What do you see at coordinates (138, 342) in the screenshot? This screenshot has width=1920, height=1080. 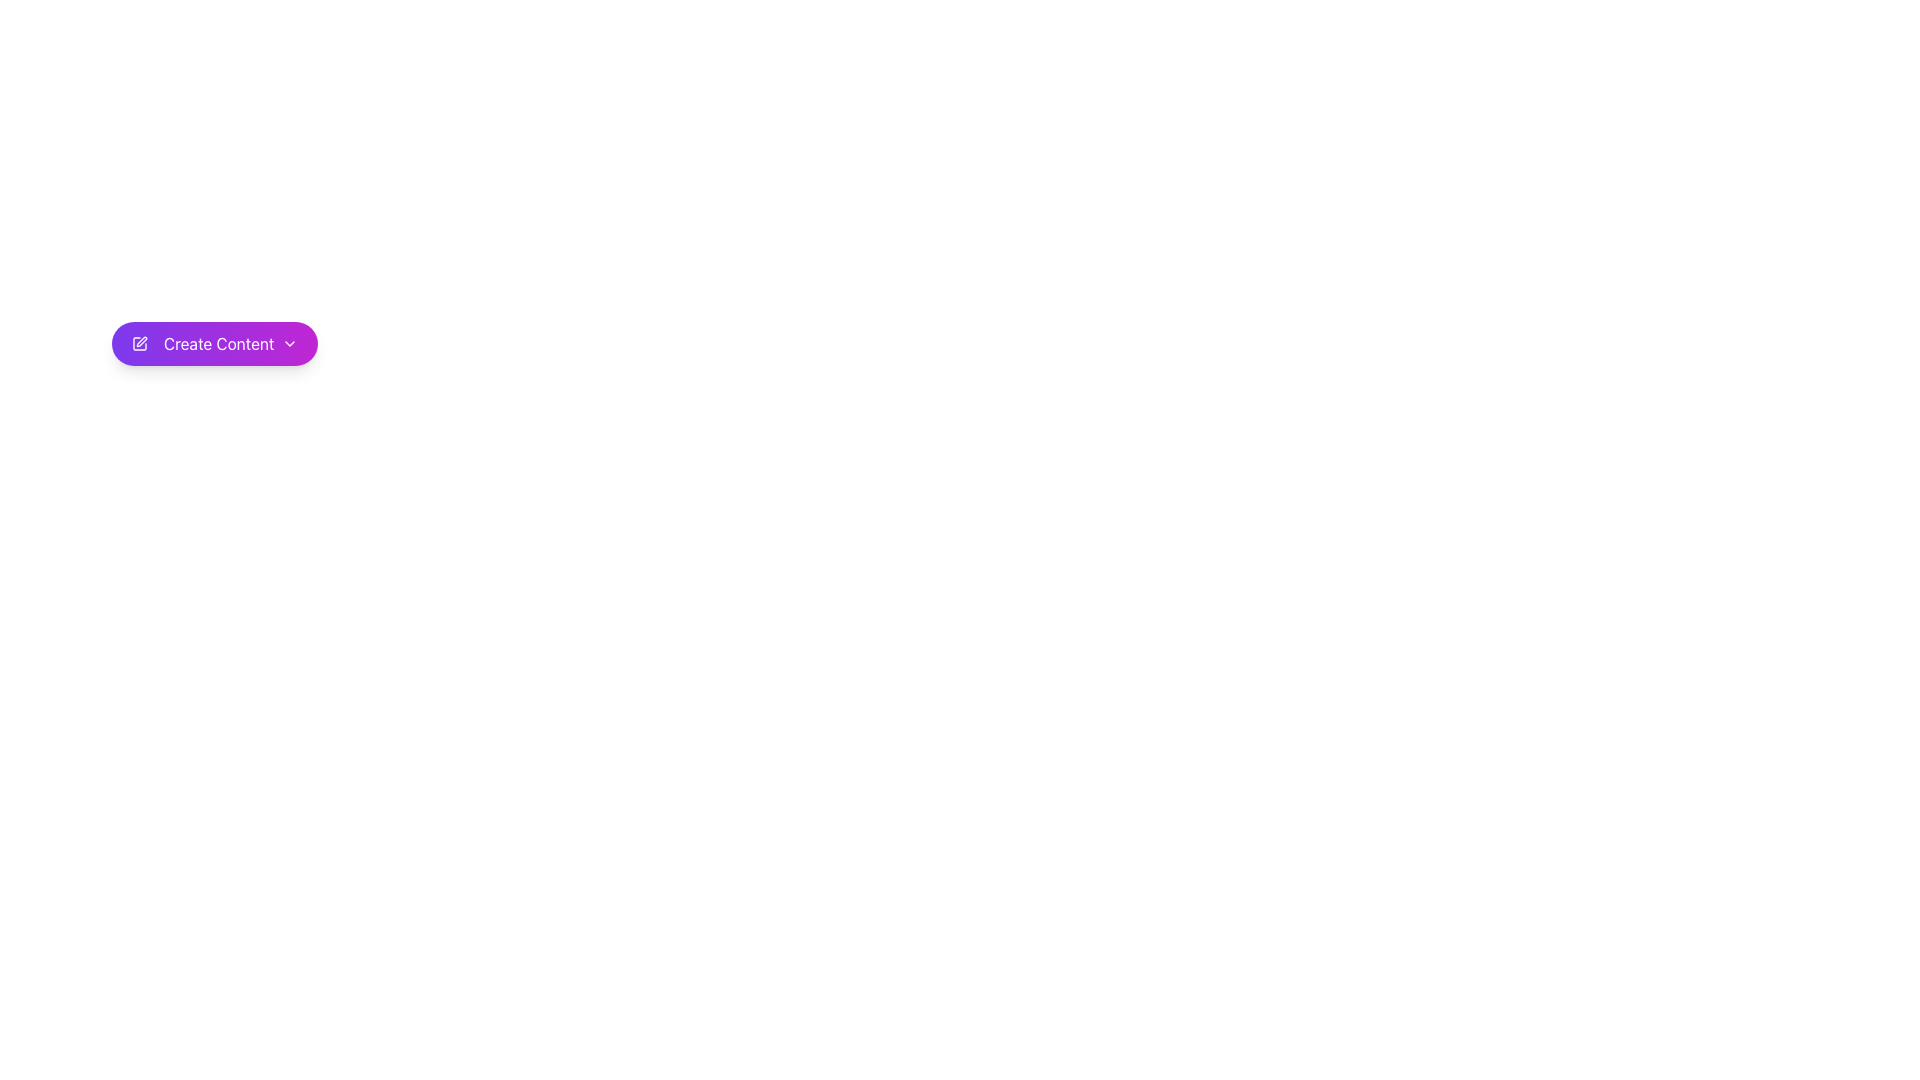 I see `the animation effect of the first icon within the rounded button labeled 'Create Content', which symbolizes creation or editing content` at bounding box center [138, 342].